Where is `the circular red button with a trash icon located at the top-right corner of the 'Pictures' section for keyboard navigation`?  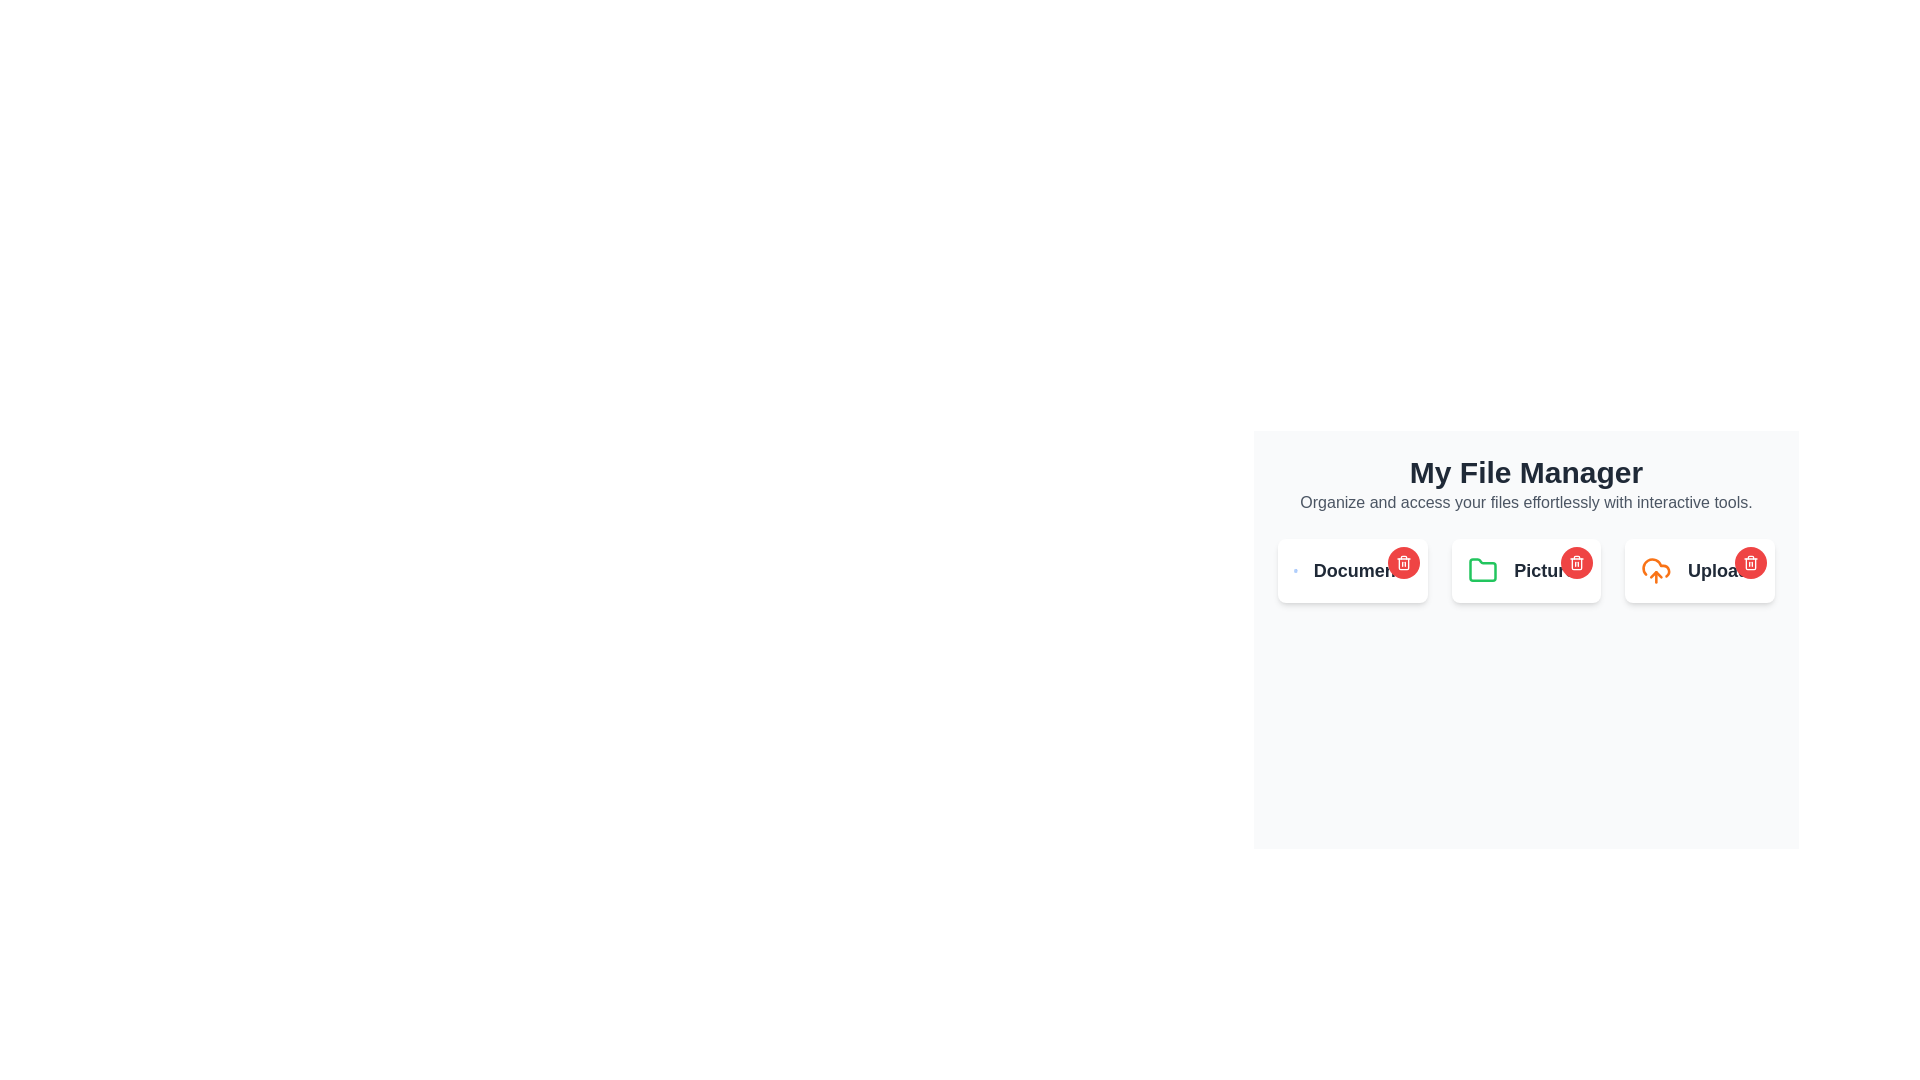 the circular red button with a trash icon located at the top-right corner of the 'Pictures' section for keyboard navigation is located at coordinates (1576, 563).